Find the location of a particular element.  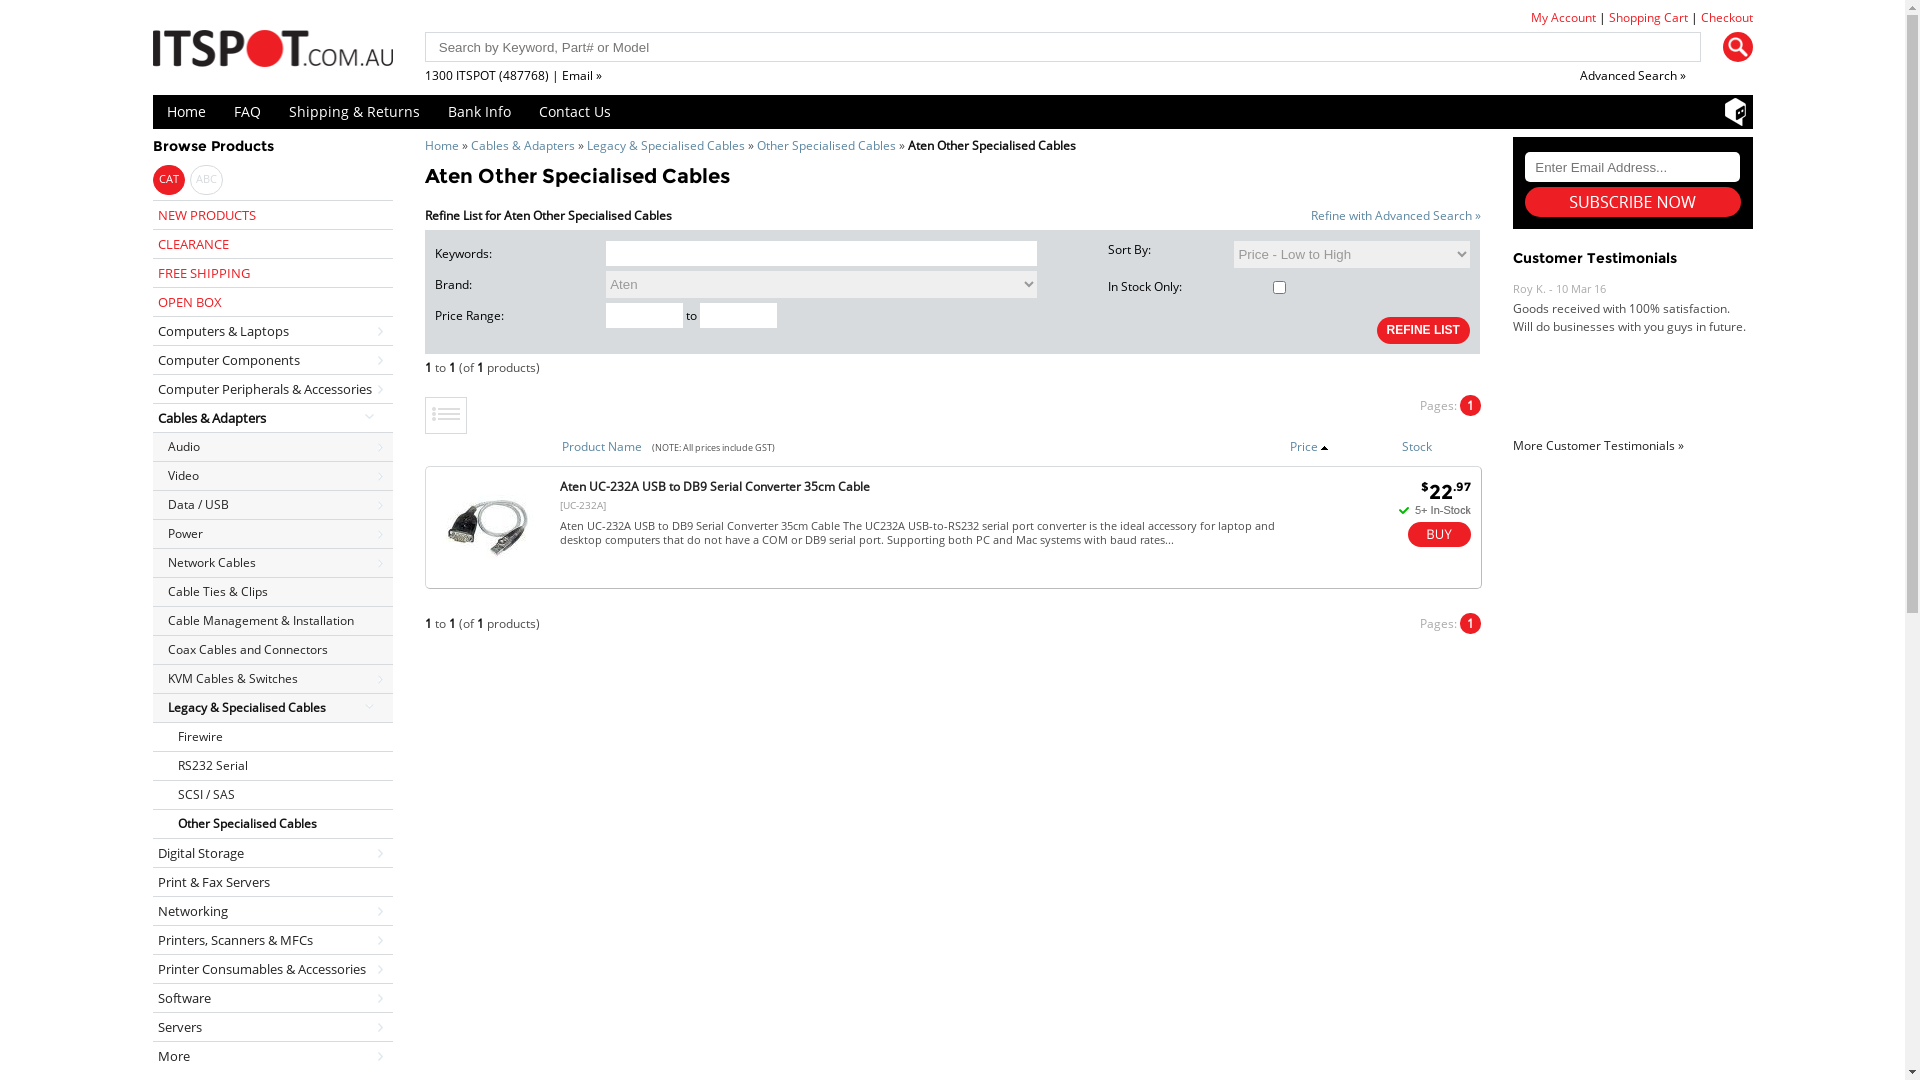

'Contact Us' is located at coordinates (523, 111).